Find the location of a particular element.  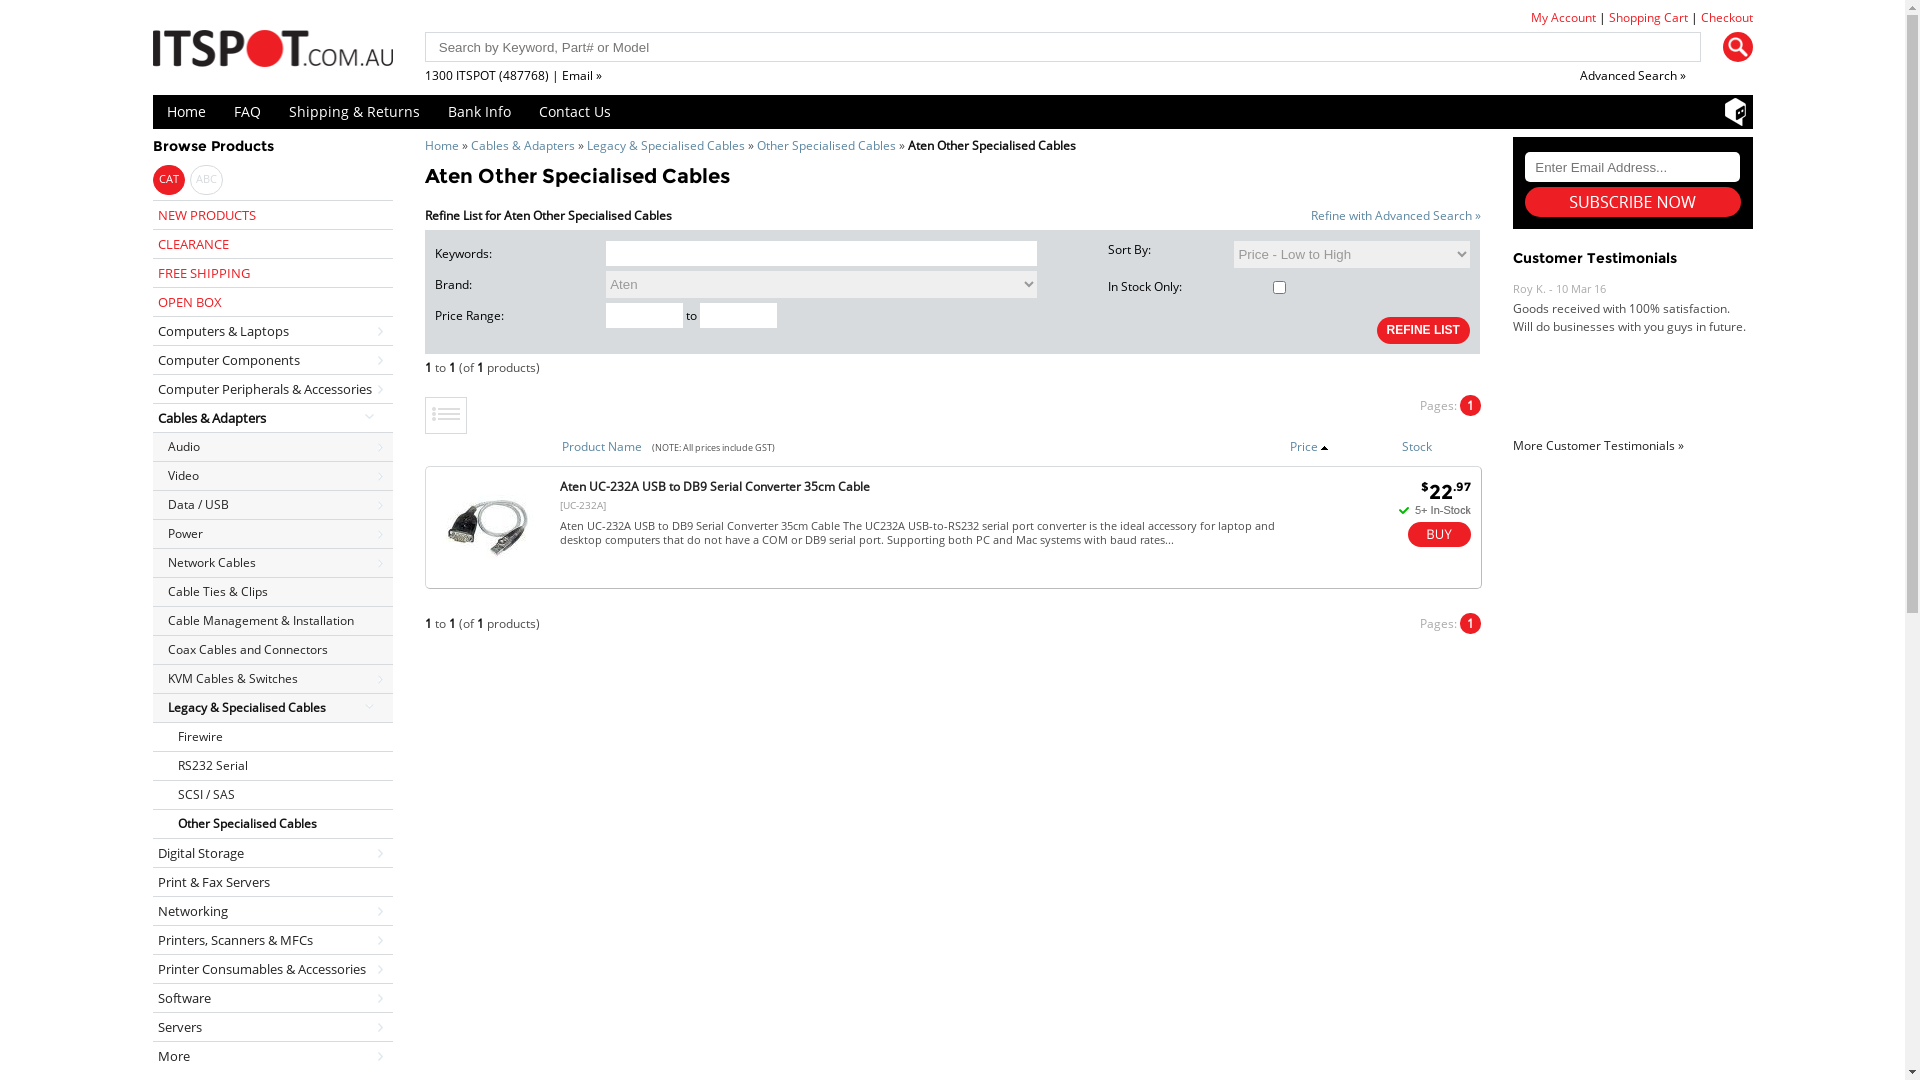

'Contact Us' is located at coordinates (523, 111).